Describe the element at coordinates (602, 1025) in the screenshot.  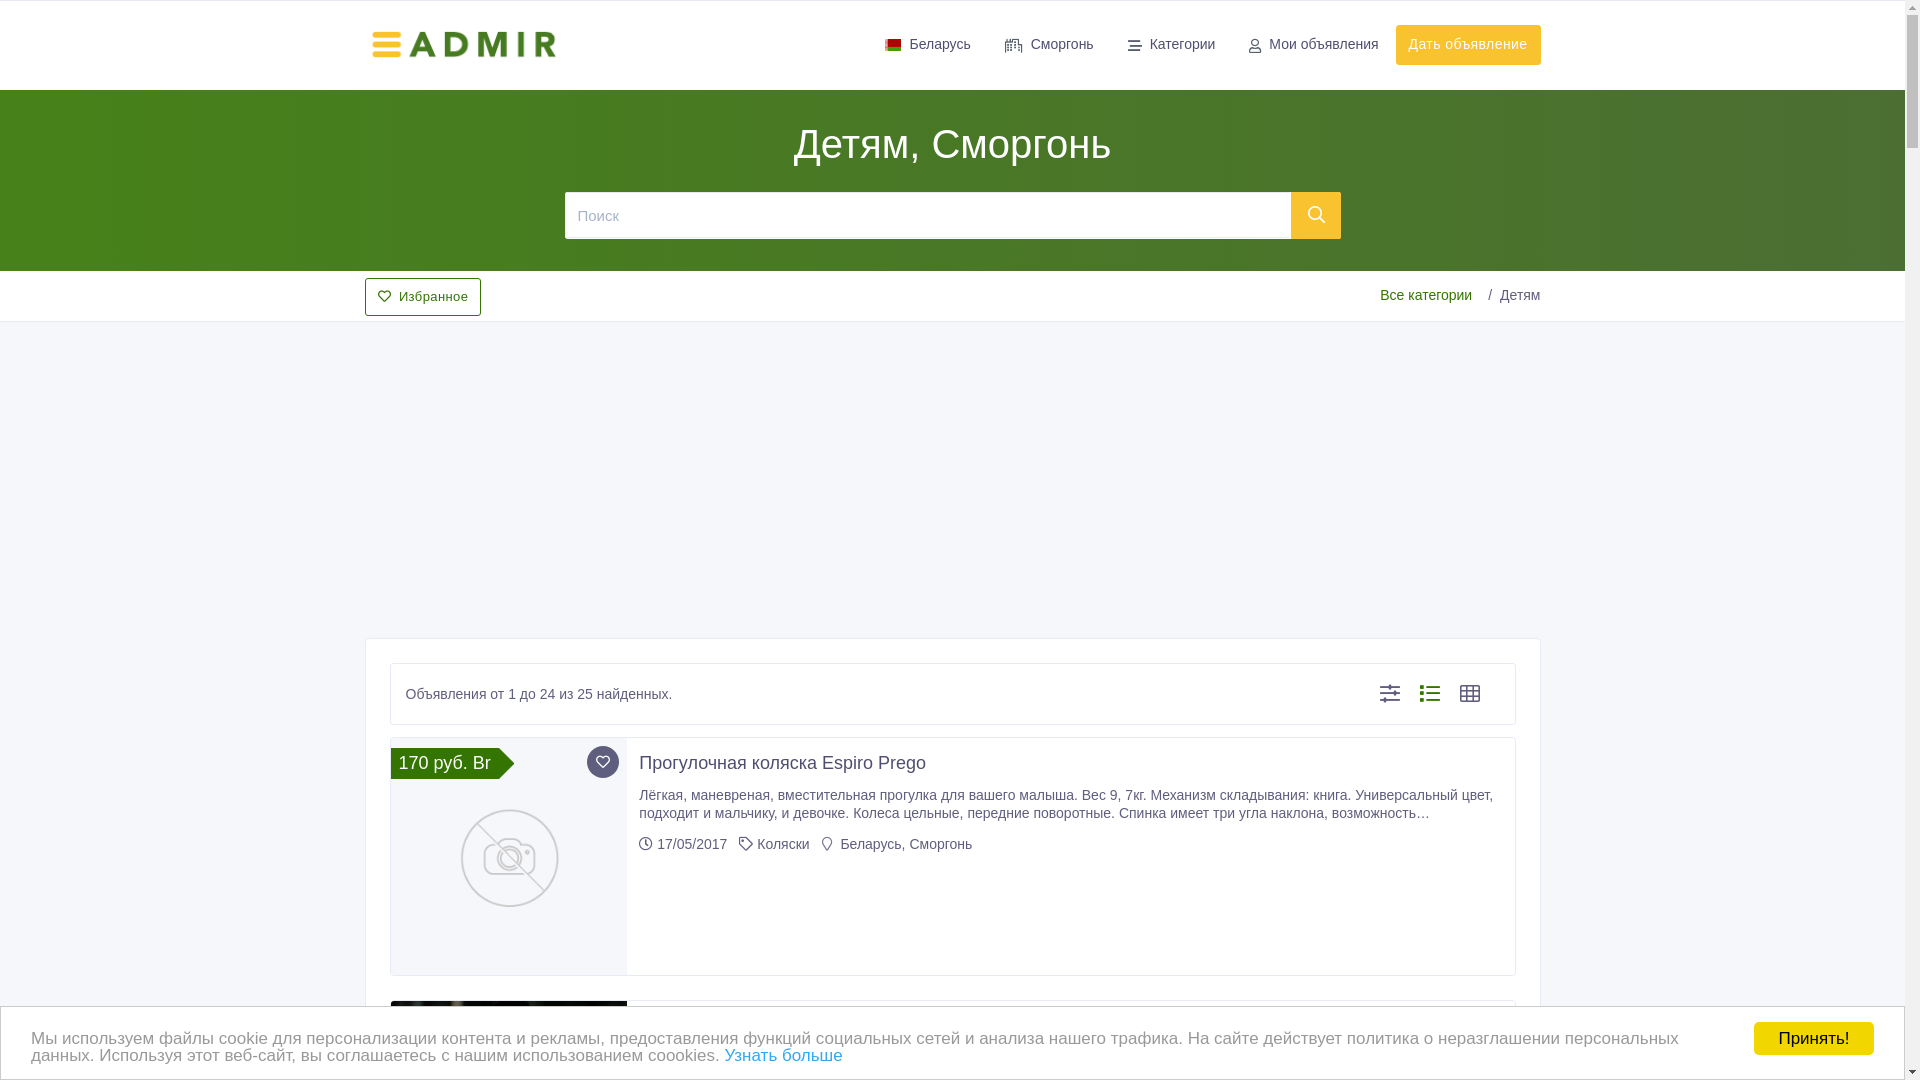
I see `'Add to favorite'` at that location.